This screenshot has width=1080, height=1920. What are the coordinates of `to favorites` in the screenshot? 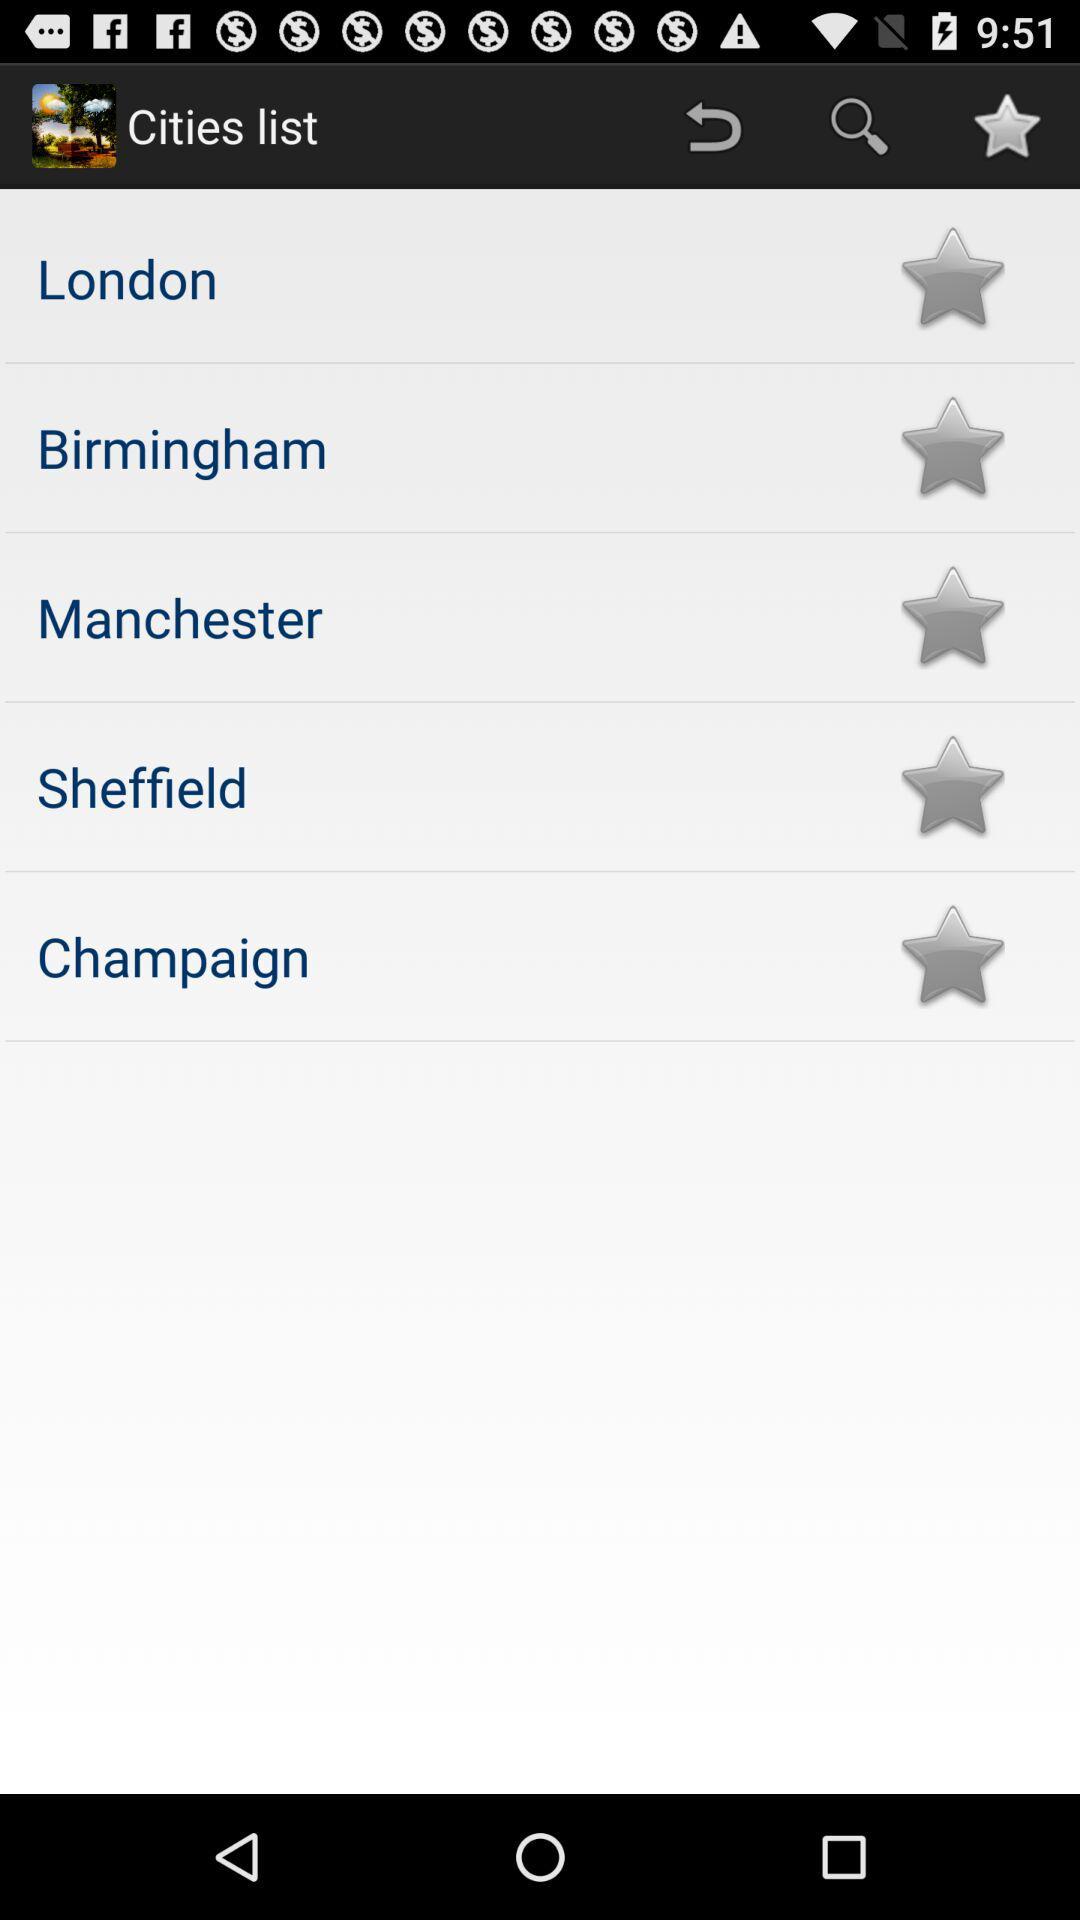 It's located at (951, 277).